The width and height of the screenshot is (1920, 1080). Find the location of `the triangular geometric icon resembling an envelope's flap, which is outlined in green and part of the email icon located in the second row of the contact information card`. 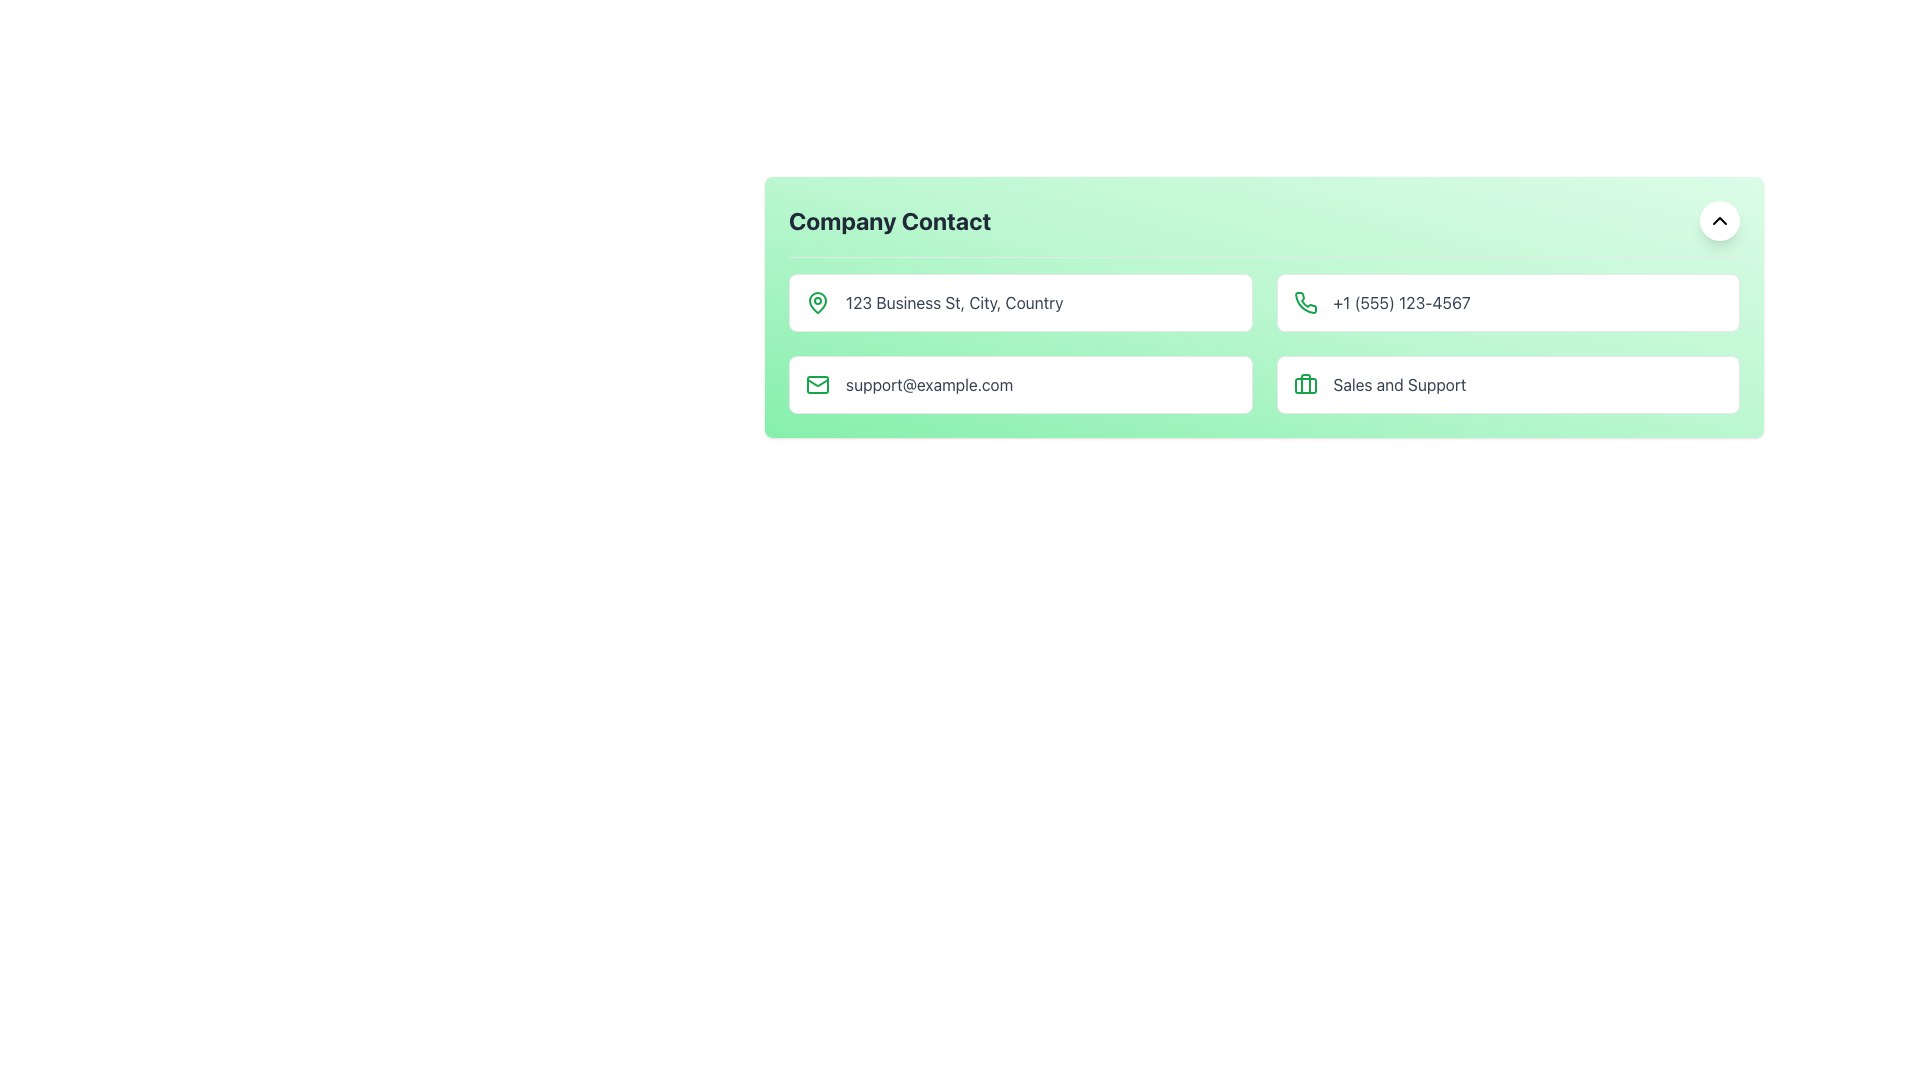

the triangular geometric icon resembling an envelope's flap, which is outlined in green and part of the email icon located in the second row of the contact information card is located at coordinates (817, 381).